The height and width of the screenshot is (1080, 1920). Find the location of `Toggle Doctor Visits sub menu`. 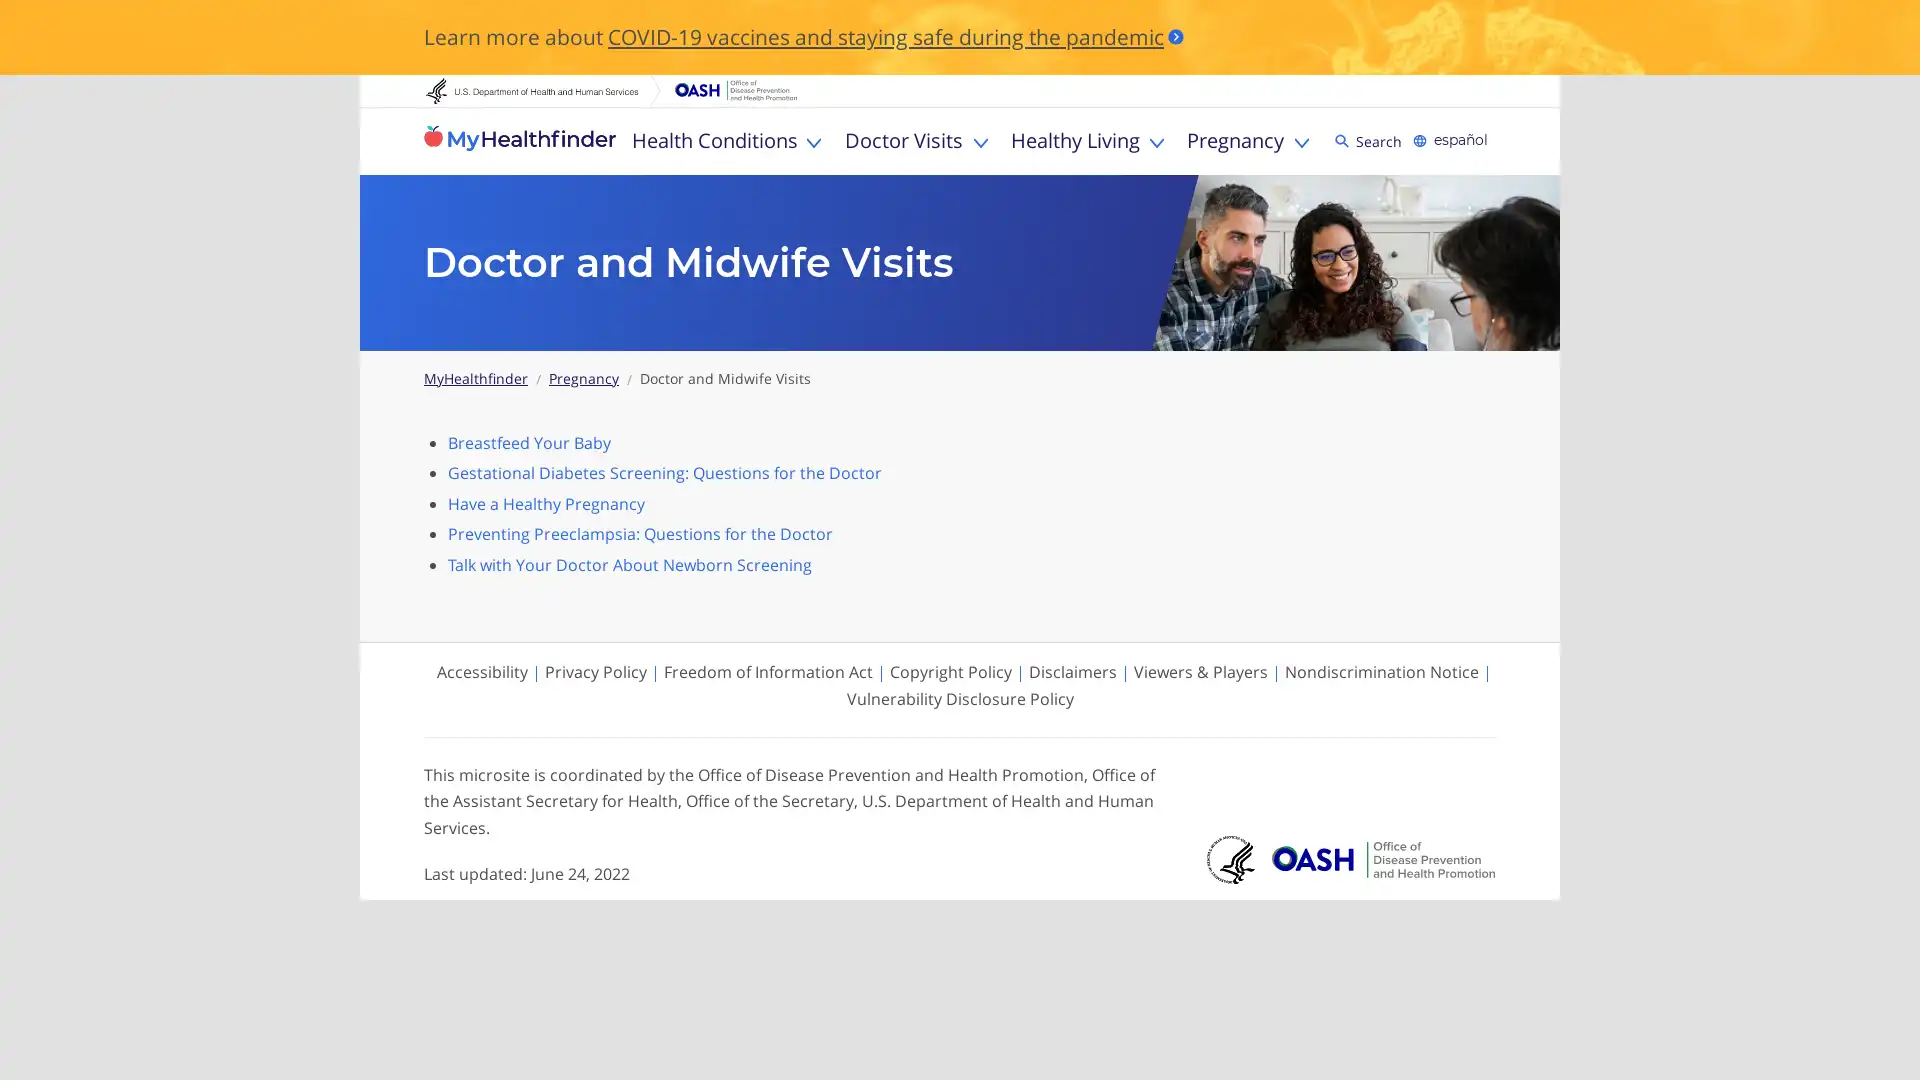

Toggle Doctor Visits sub menu is located at coordinates (979, 140).